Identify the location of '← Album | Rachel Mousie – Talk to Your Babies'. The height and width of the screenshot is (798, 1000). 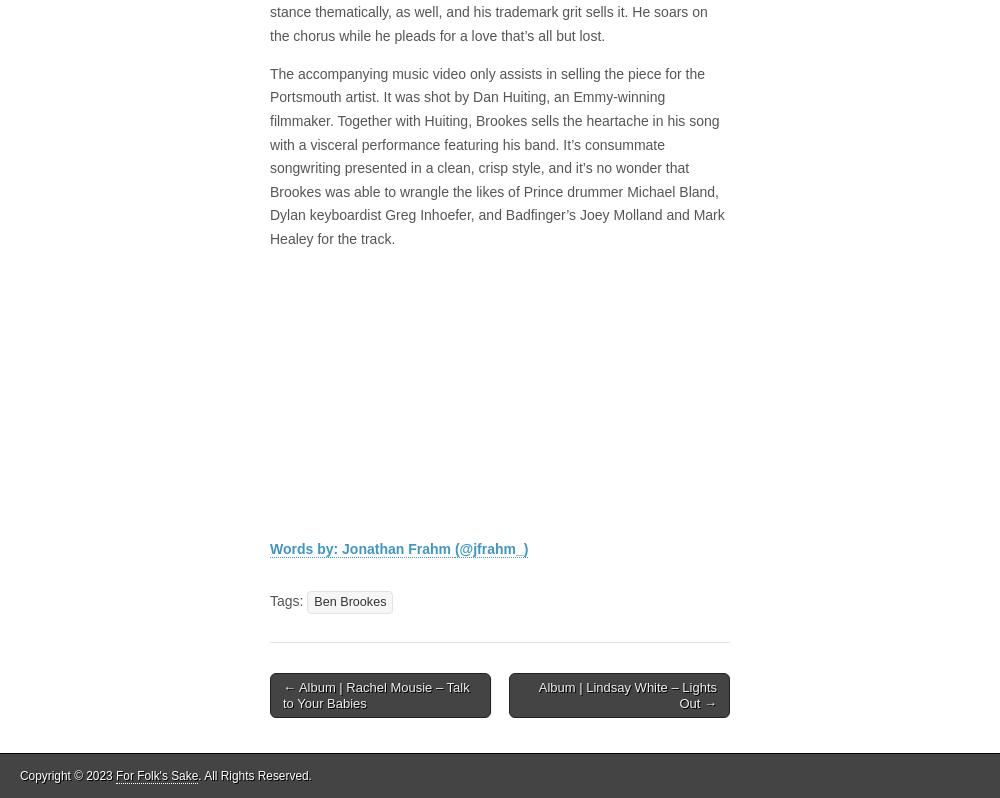
(376, 693).